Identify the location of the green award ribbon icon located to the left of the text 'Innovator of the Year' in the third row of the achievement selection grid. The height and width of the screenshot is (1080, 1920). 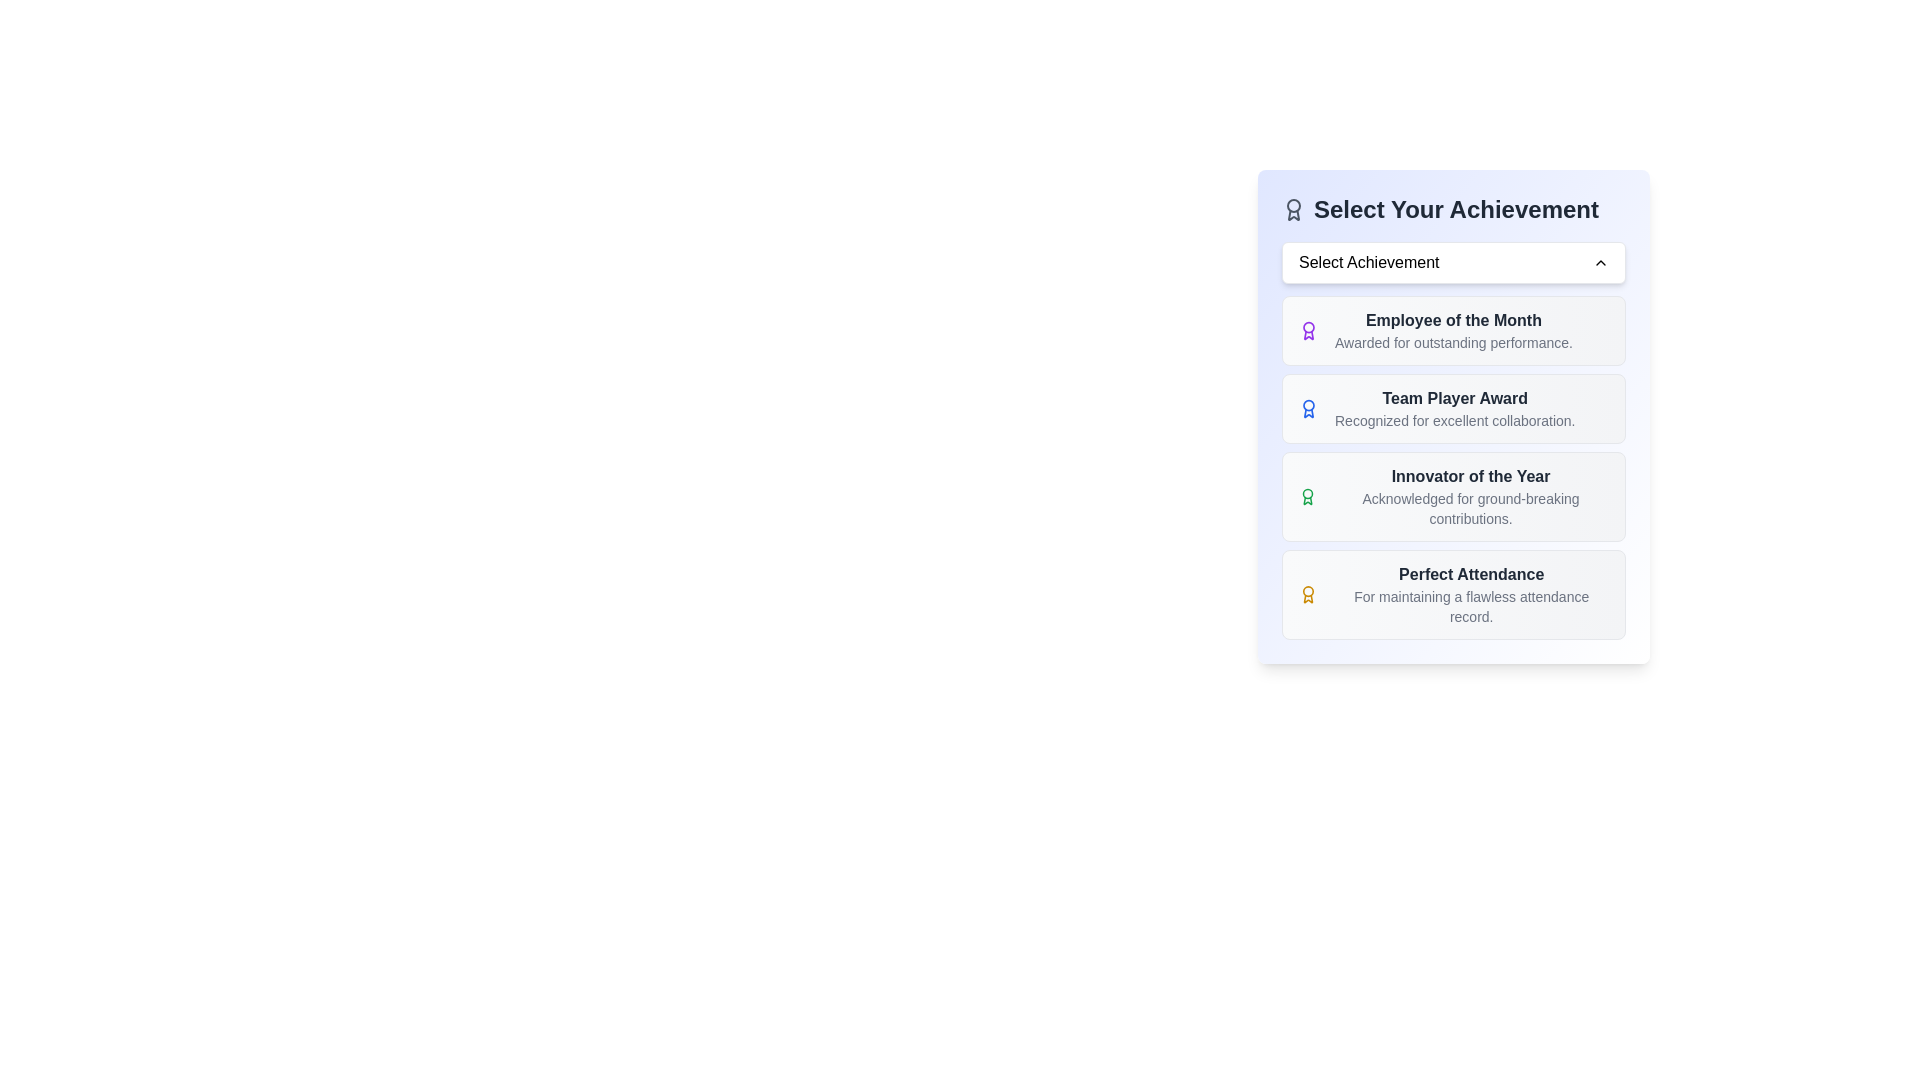
(1308, 496).